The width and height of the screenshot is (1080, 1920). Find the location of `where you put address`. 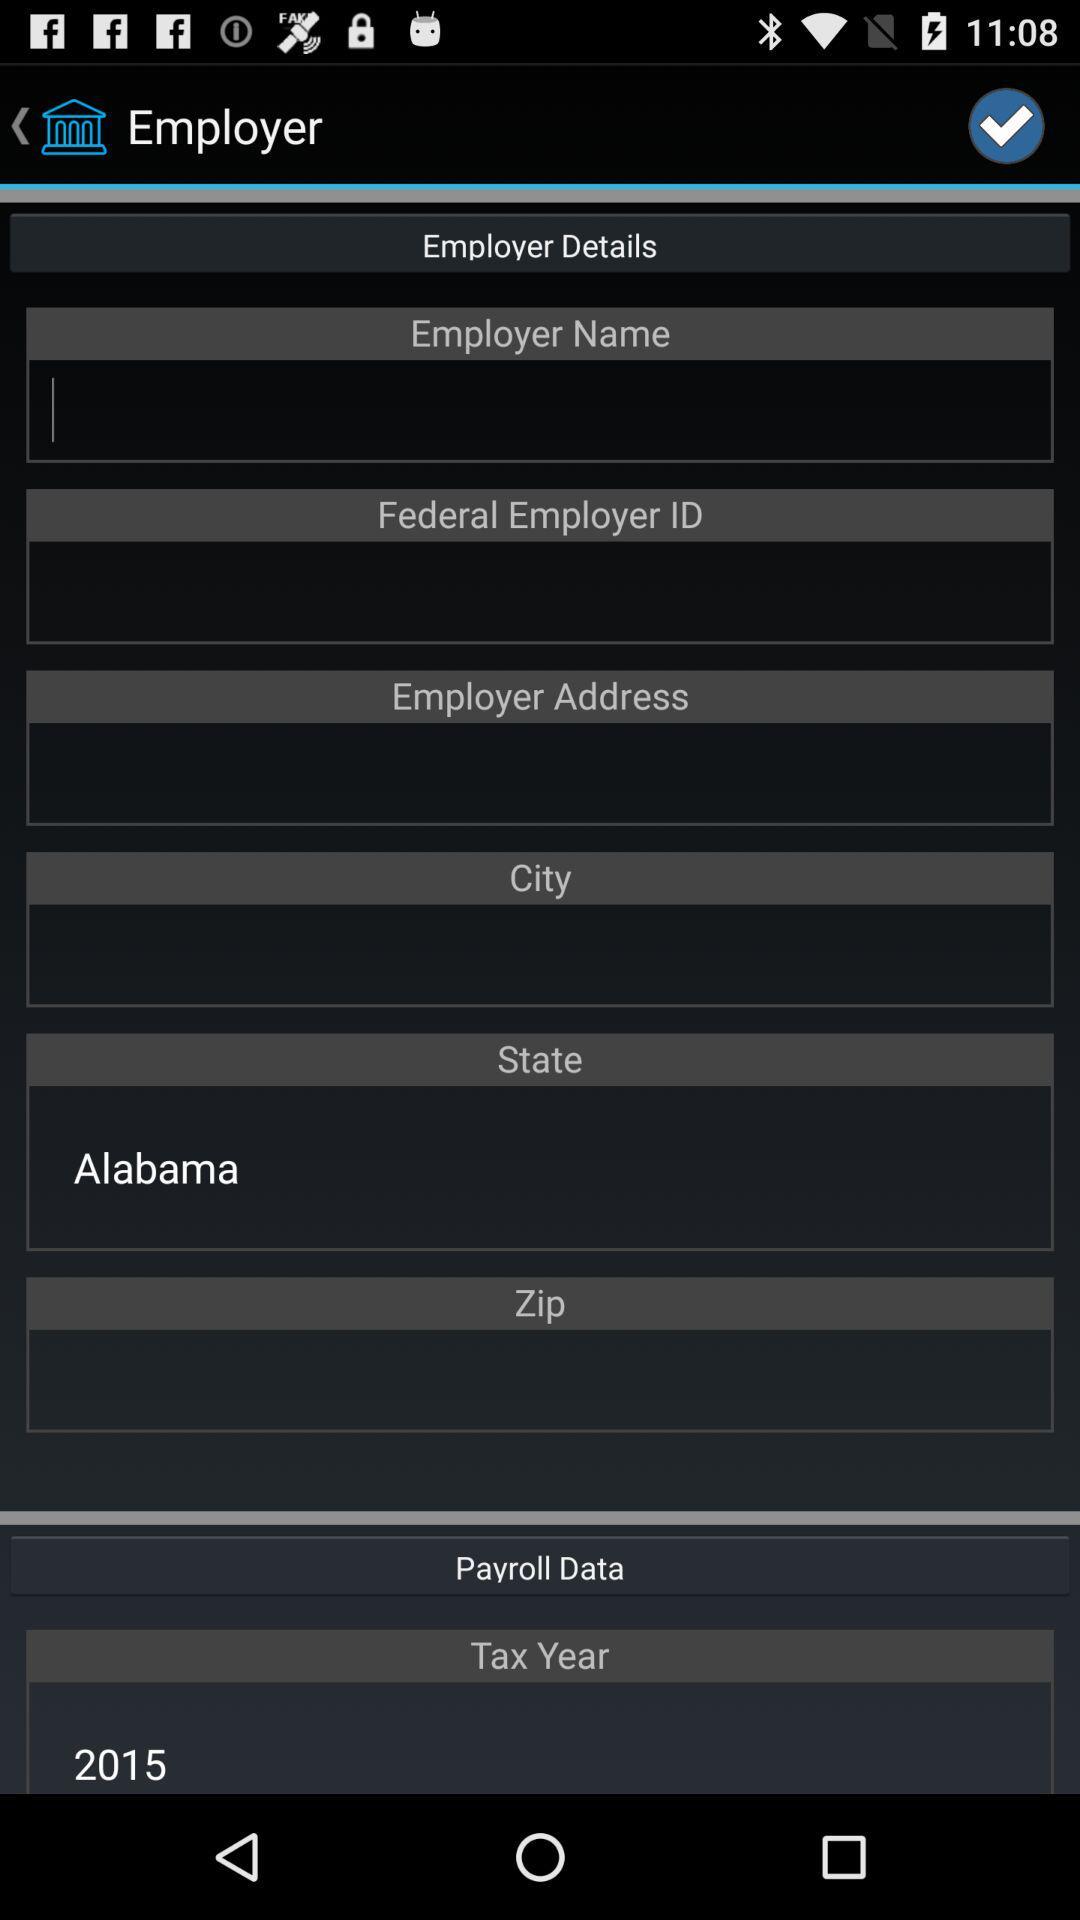

where you put address is located at coordinates (540, 771).